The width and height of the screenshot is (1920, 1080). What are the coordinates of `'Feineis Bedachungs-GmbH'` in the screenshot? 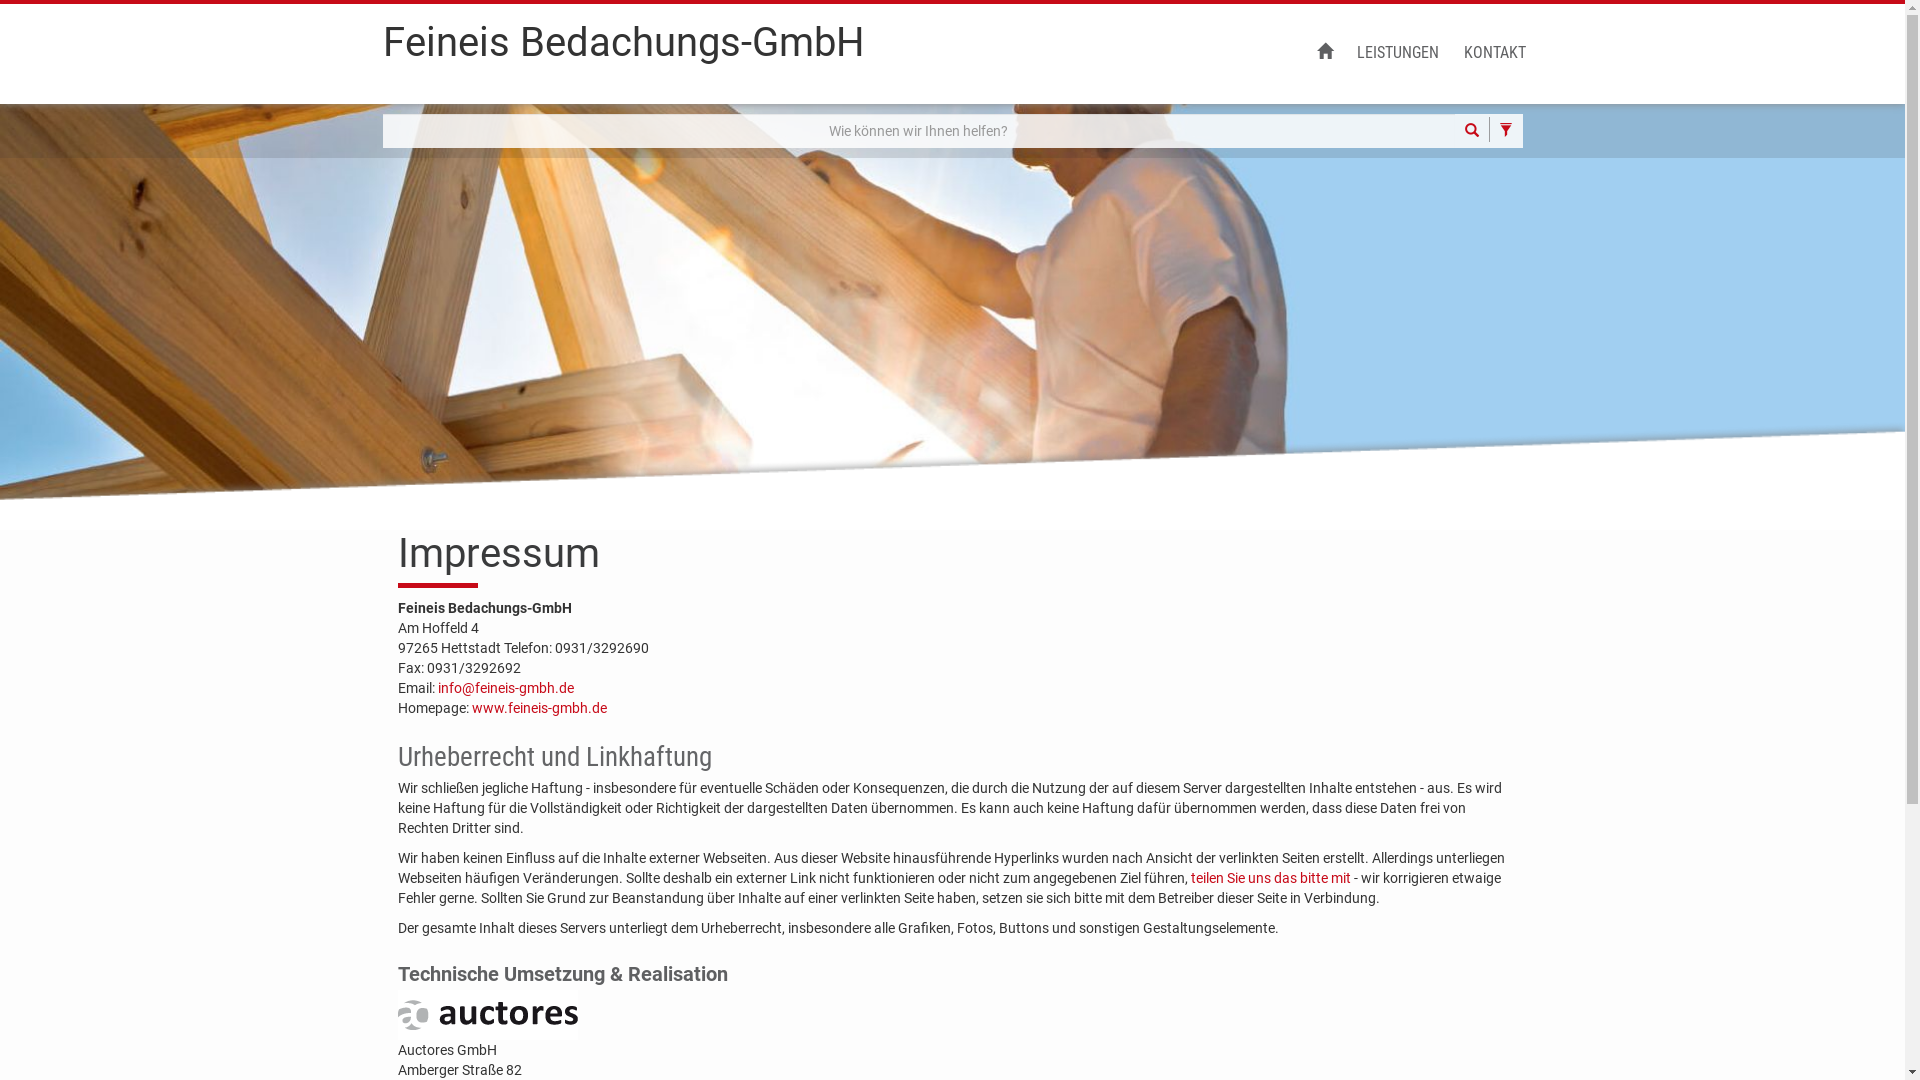 It's located at (622, 49).